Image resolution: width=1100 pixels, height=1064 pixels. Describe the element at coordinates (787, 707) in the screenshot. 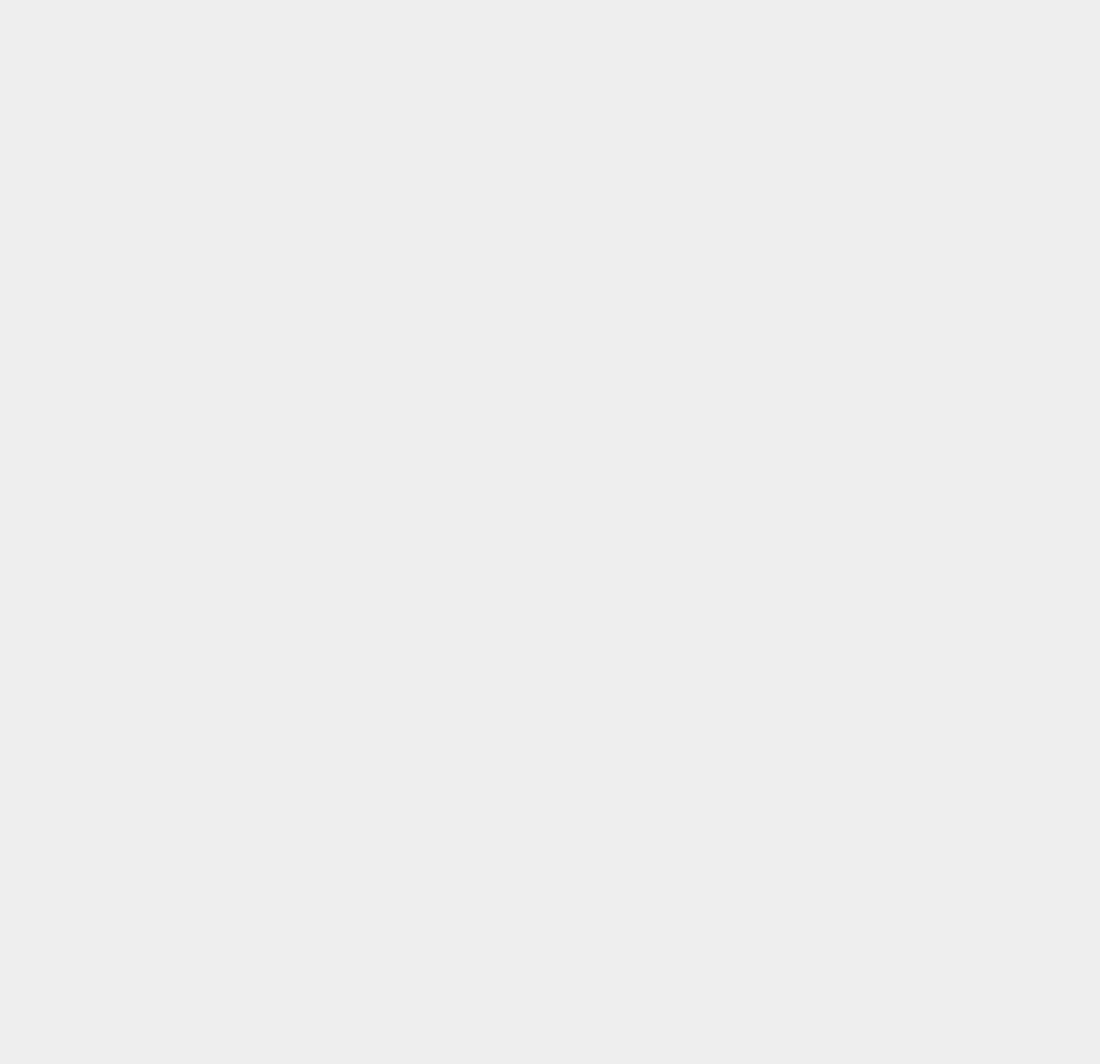

I see `'Siri'` at that location.